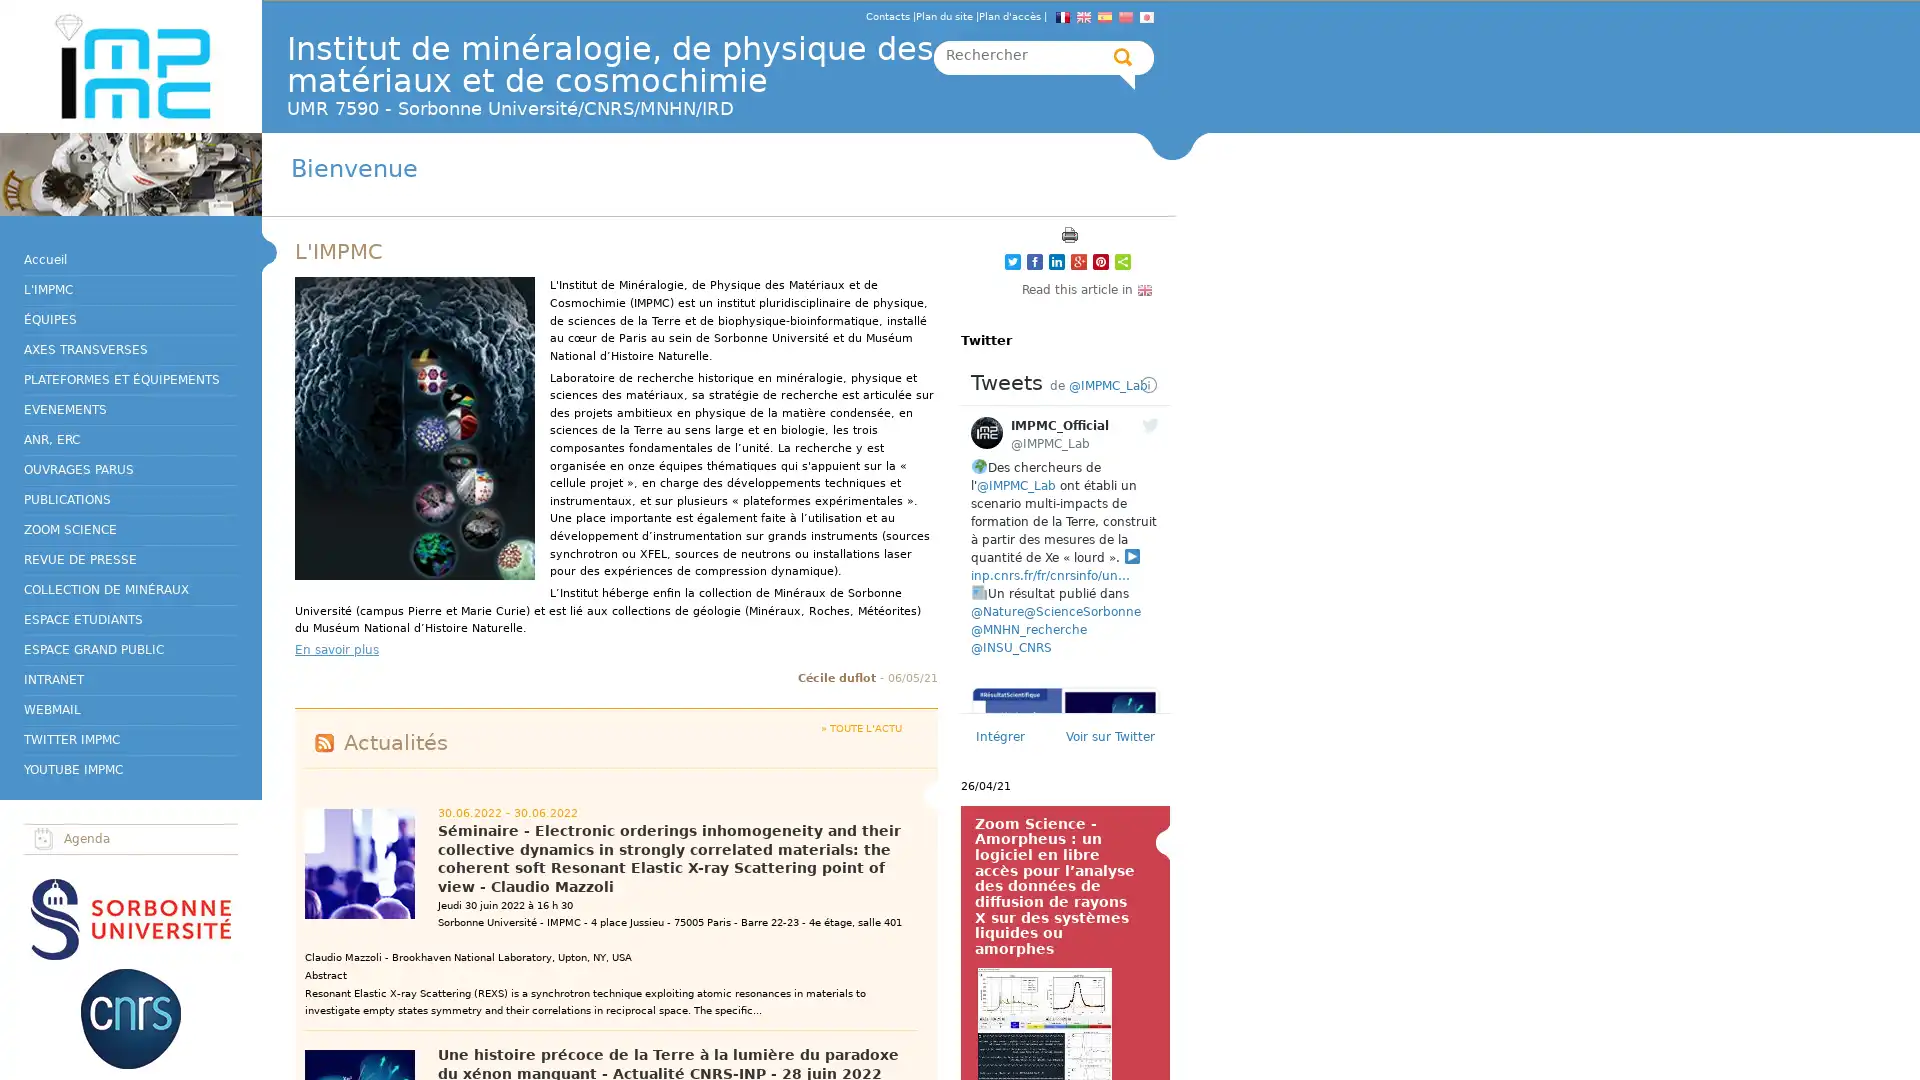  What do you see at coordinates (1123, 56) in the screenshot?
I see `Lancer la recherche` at bounding box center [1123, 56].